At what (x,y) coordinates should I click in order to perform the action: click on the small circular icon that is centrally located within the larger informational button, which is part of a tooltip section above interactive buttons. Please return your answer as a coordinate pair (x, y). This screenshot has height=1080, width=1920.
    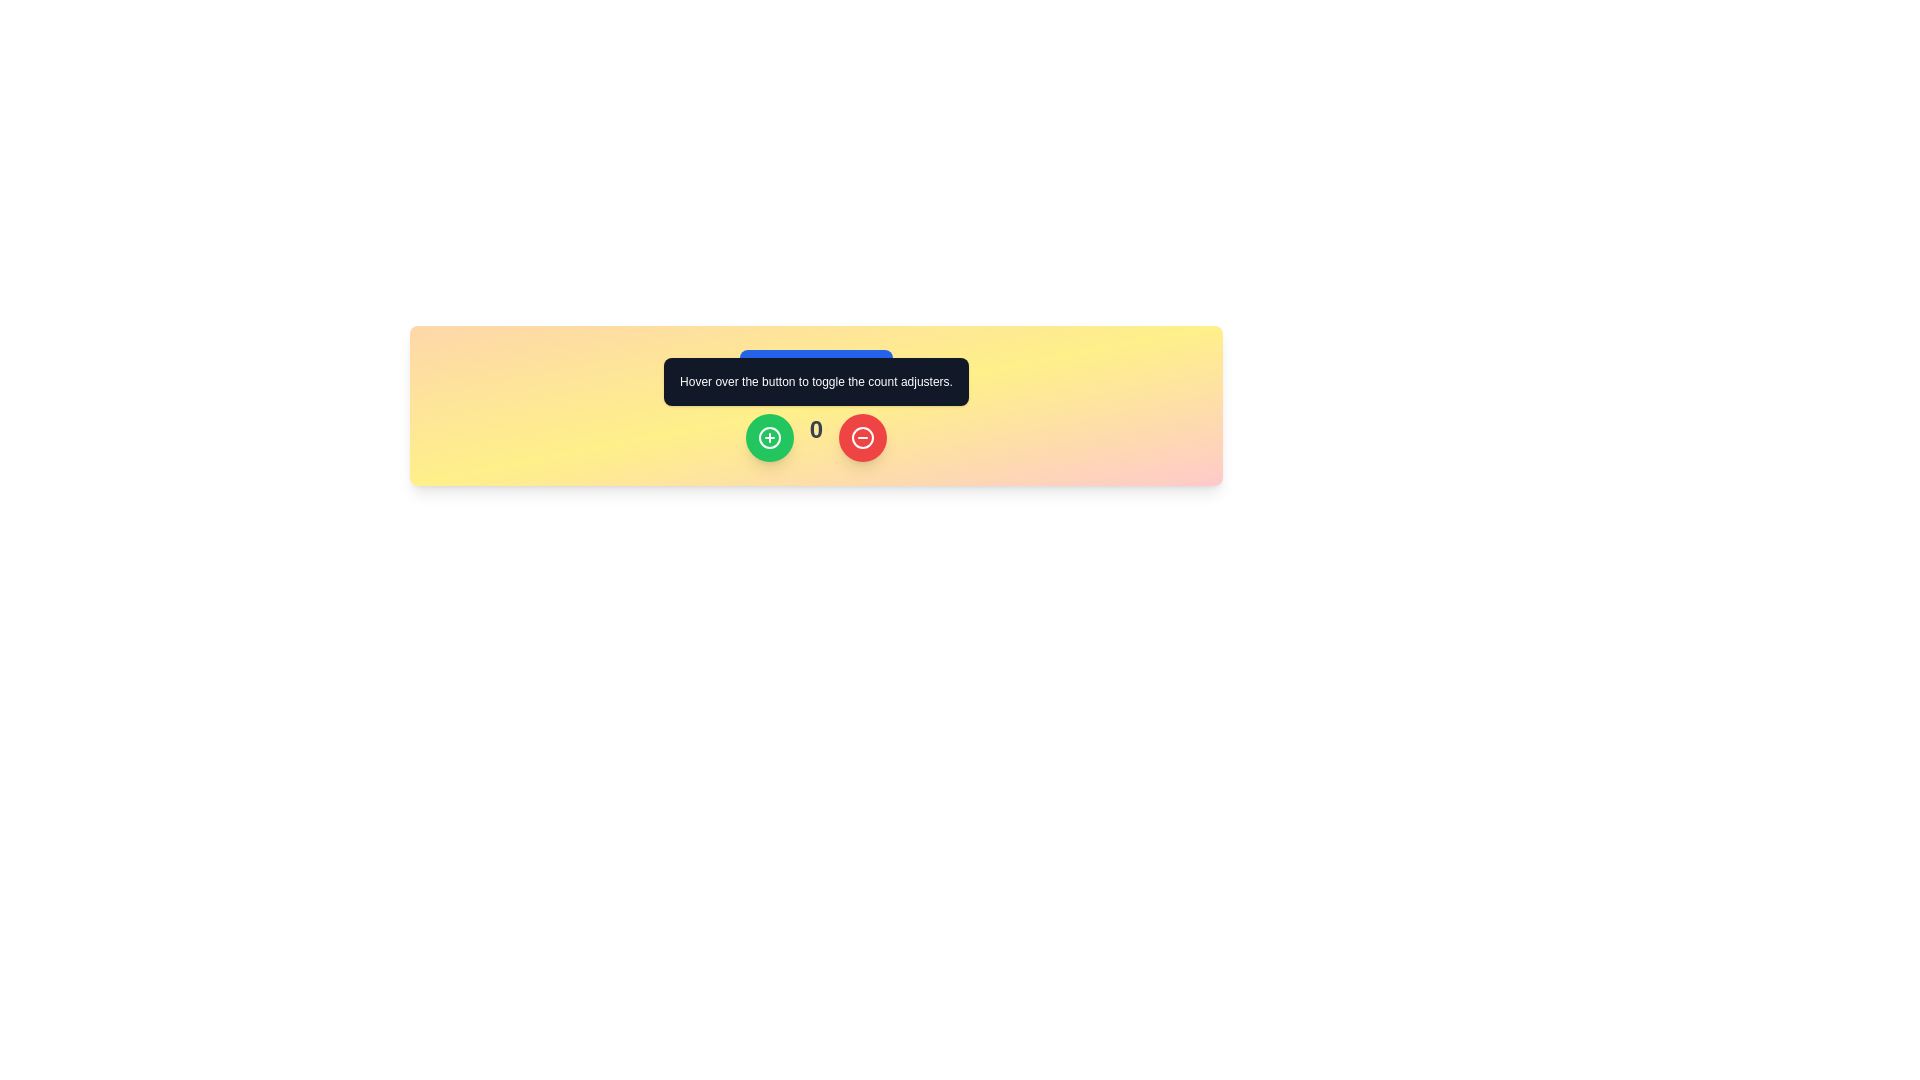
    Looking at the image, I should click on (765, 370).